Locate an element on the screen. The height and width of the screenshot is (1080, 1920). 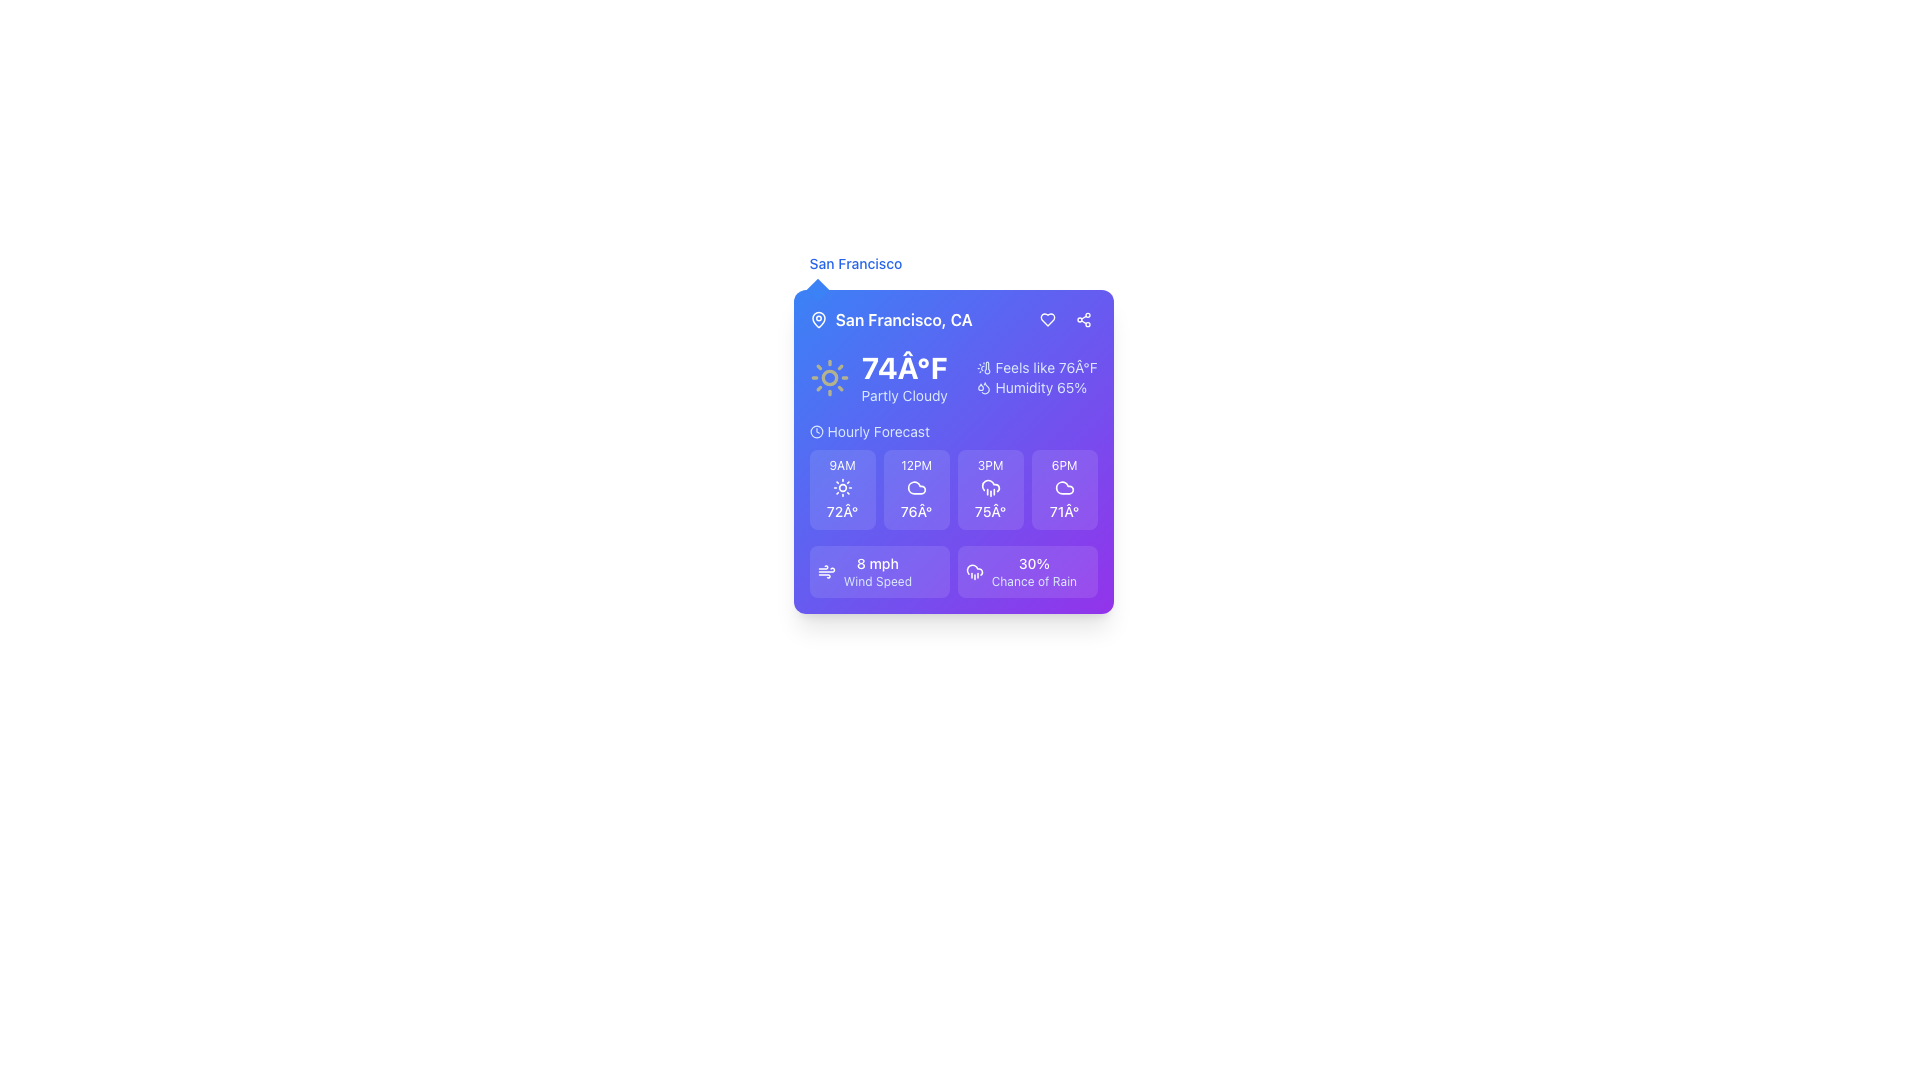
the sun icon located in the weather overview card for '9AM' with a temperature of '72°' is located at coordinates (842, 488).